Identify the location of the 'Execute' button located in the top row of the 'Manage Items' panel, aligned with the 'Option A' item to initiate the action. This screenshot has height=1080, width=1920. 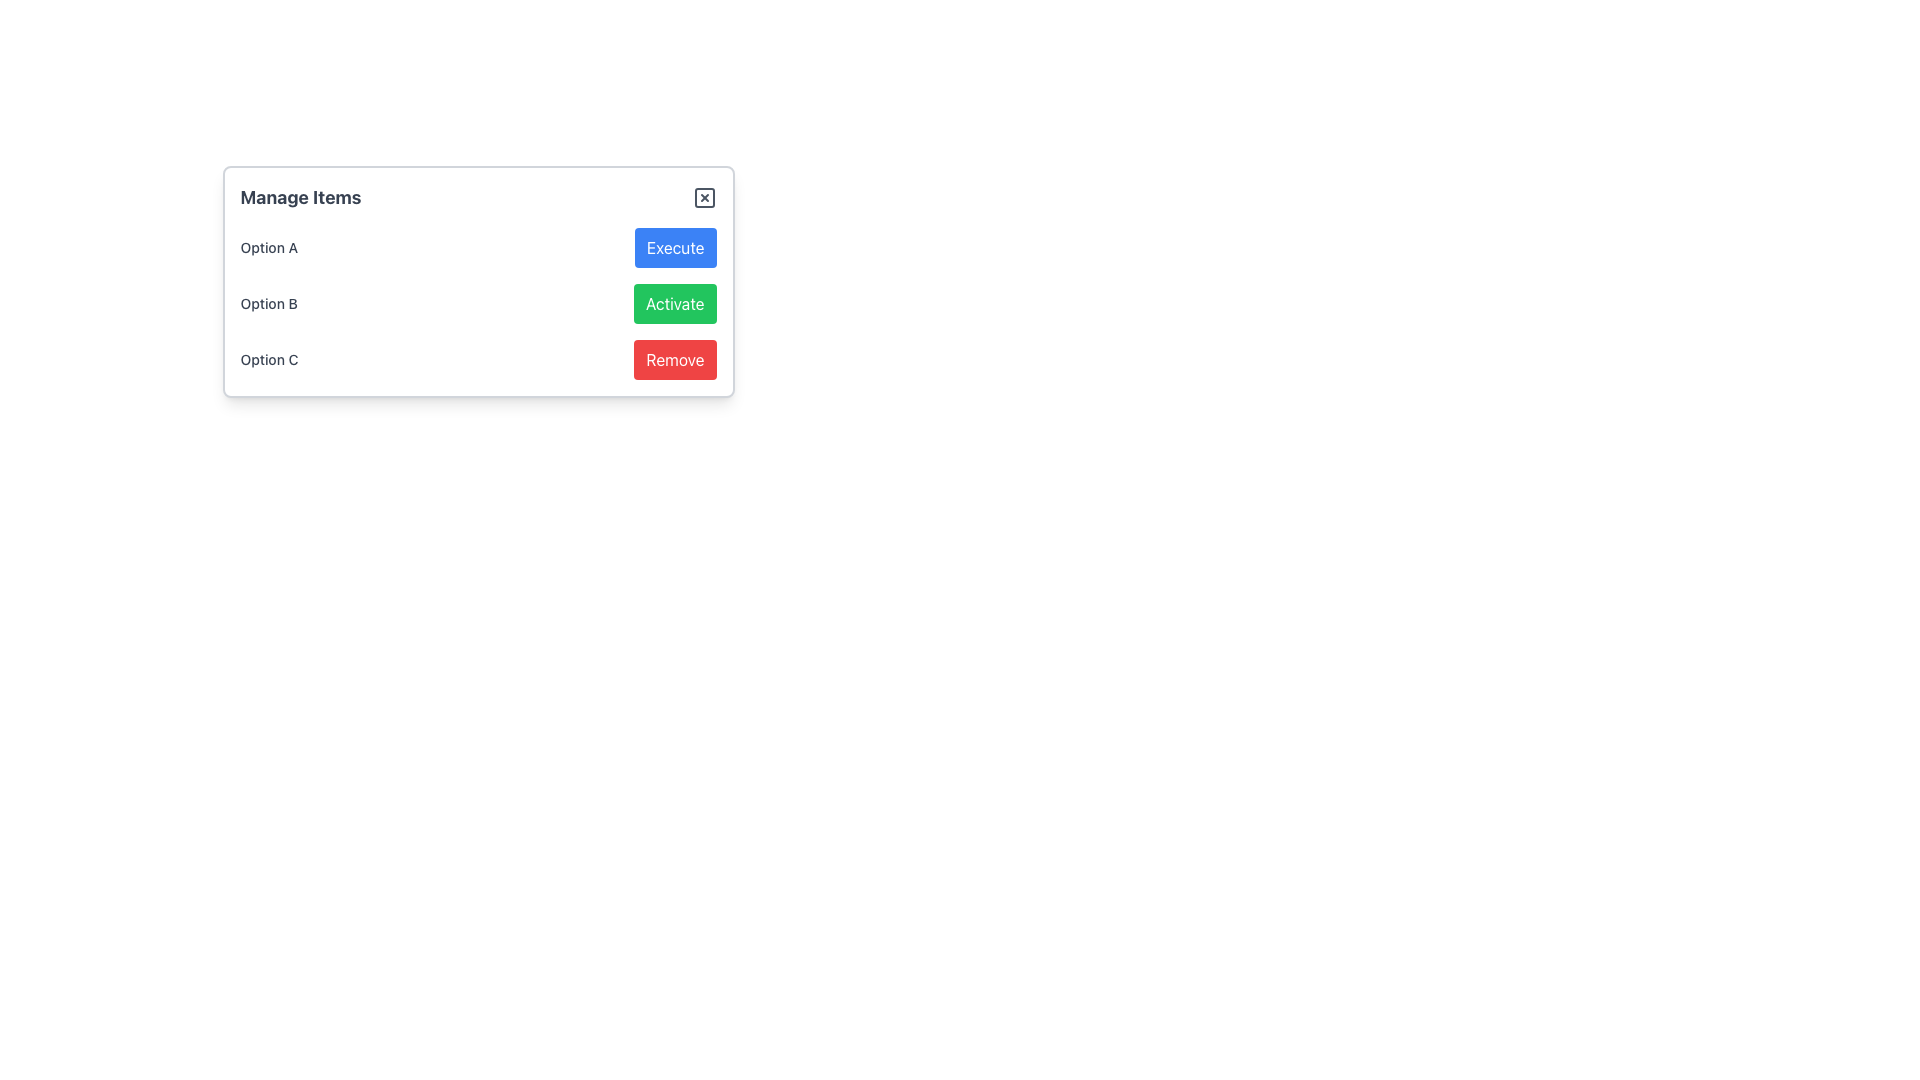
(675, 246).